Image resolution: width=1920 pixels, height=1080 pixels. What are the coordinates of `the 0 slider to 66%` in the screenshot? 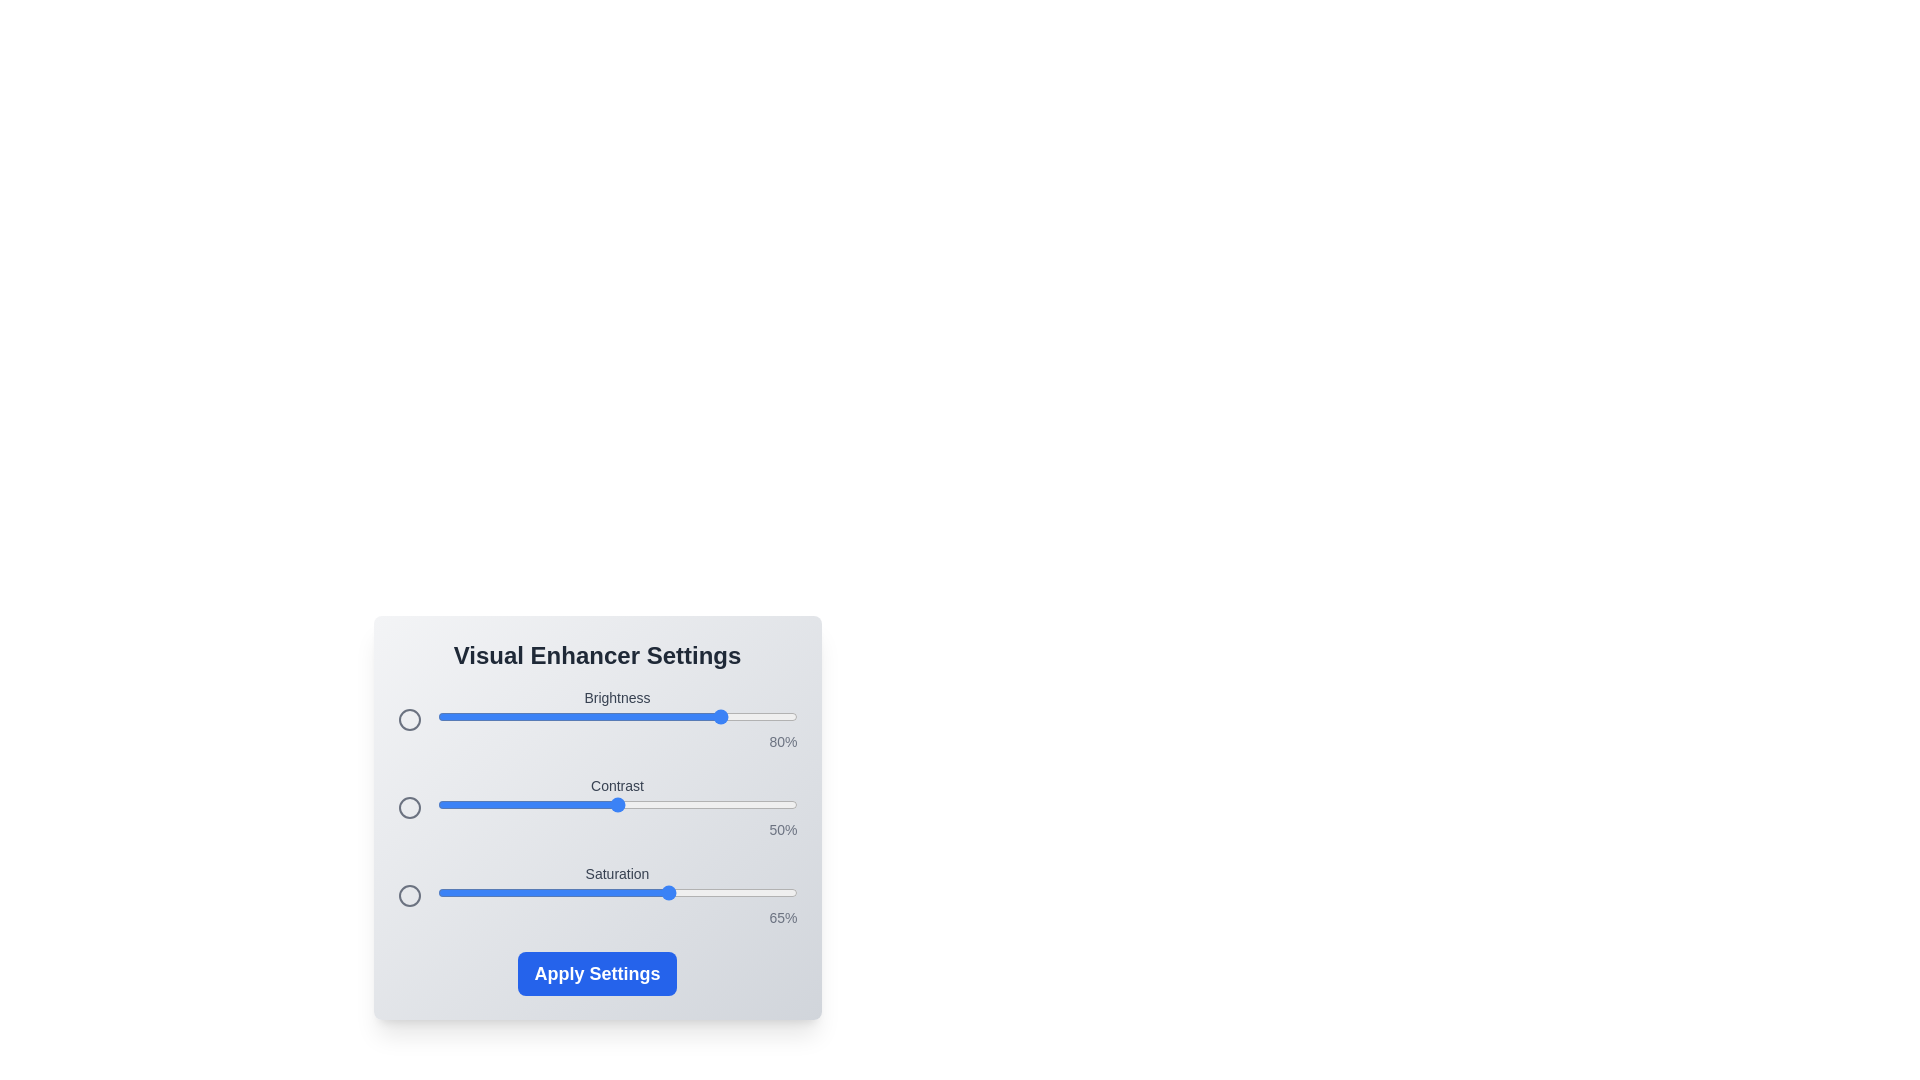 It's located at (675, 716).